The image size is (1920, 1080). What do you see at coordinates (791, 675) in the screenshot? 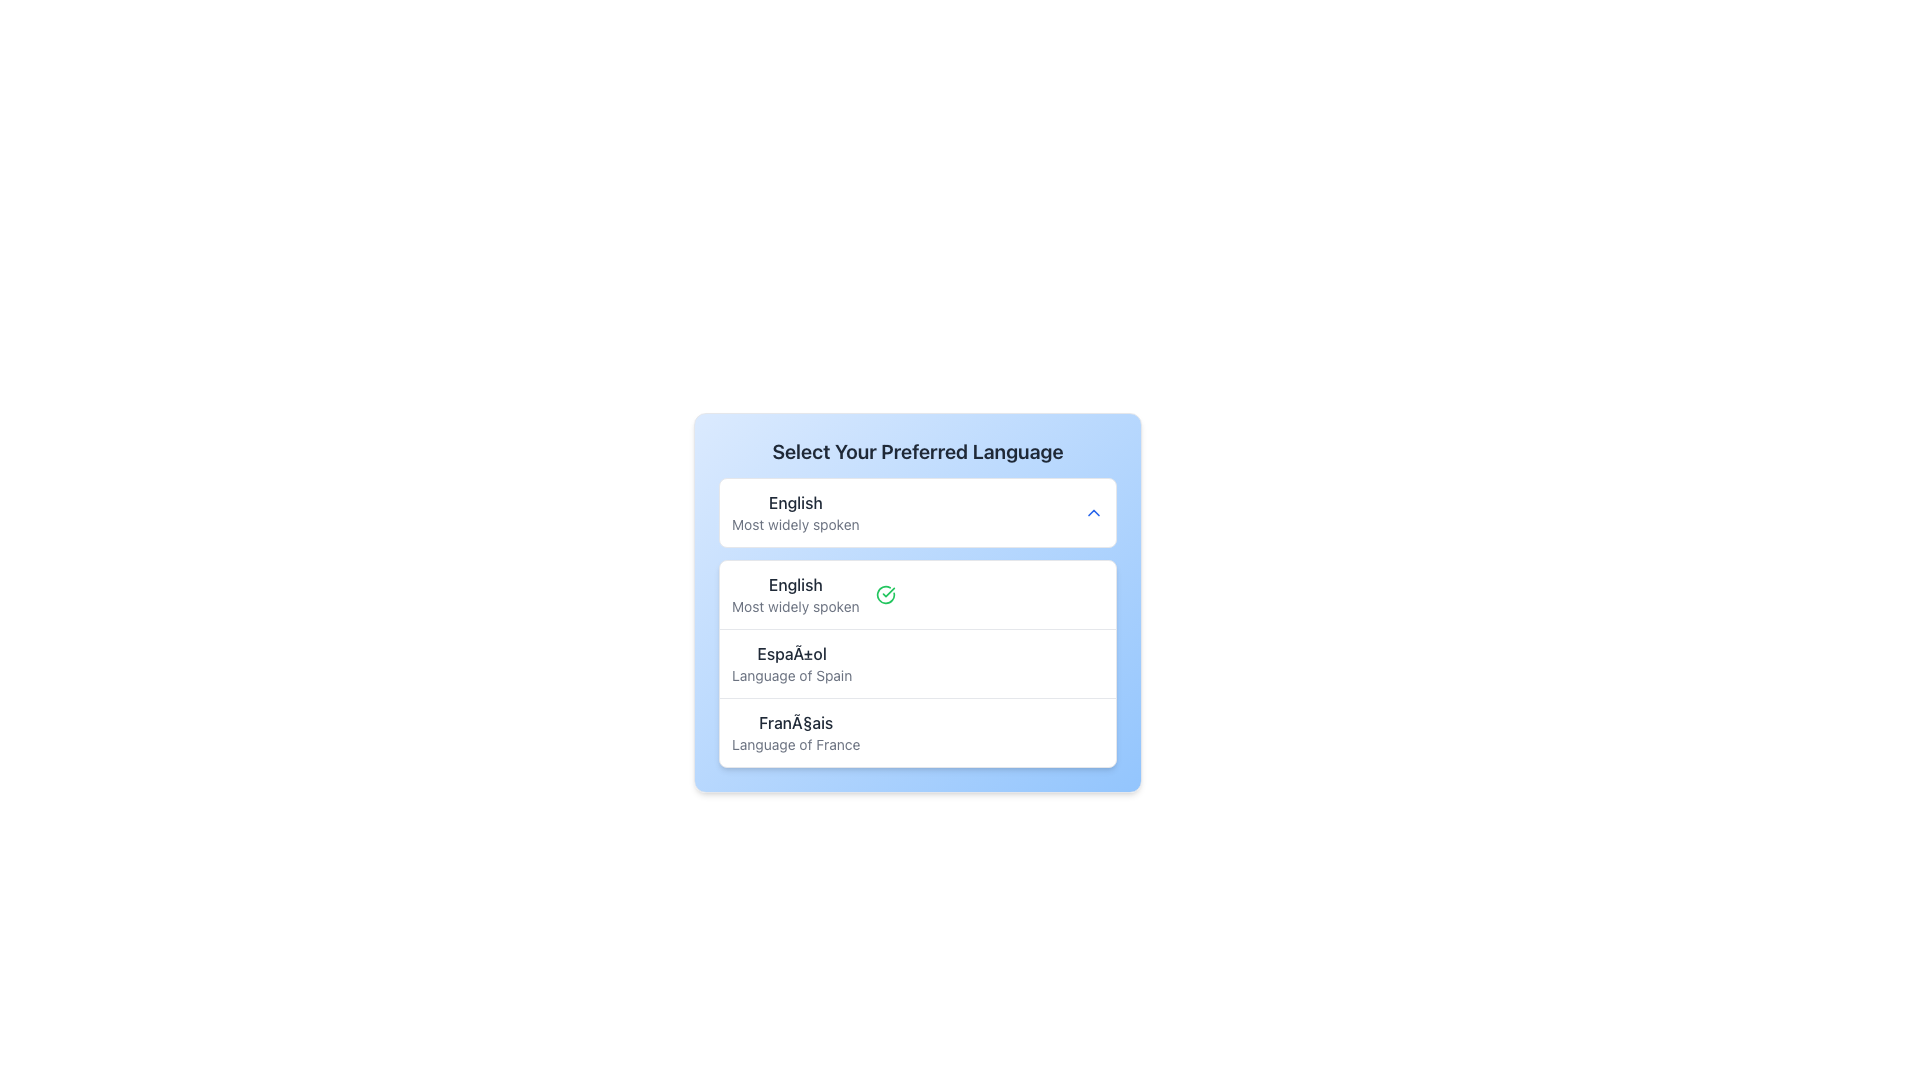
I see `the text label displaying 'Language of Spain', which is styled in gray and positioned below the bold 'Español' text in the language selection row` at bounding box center [791, 675].